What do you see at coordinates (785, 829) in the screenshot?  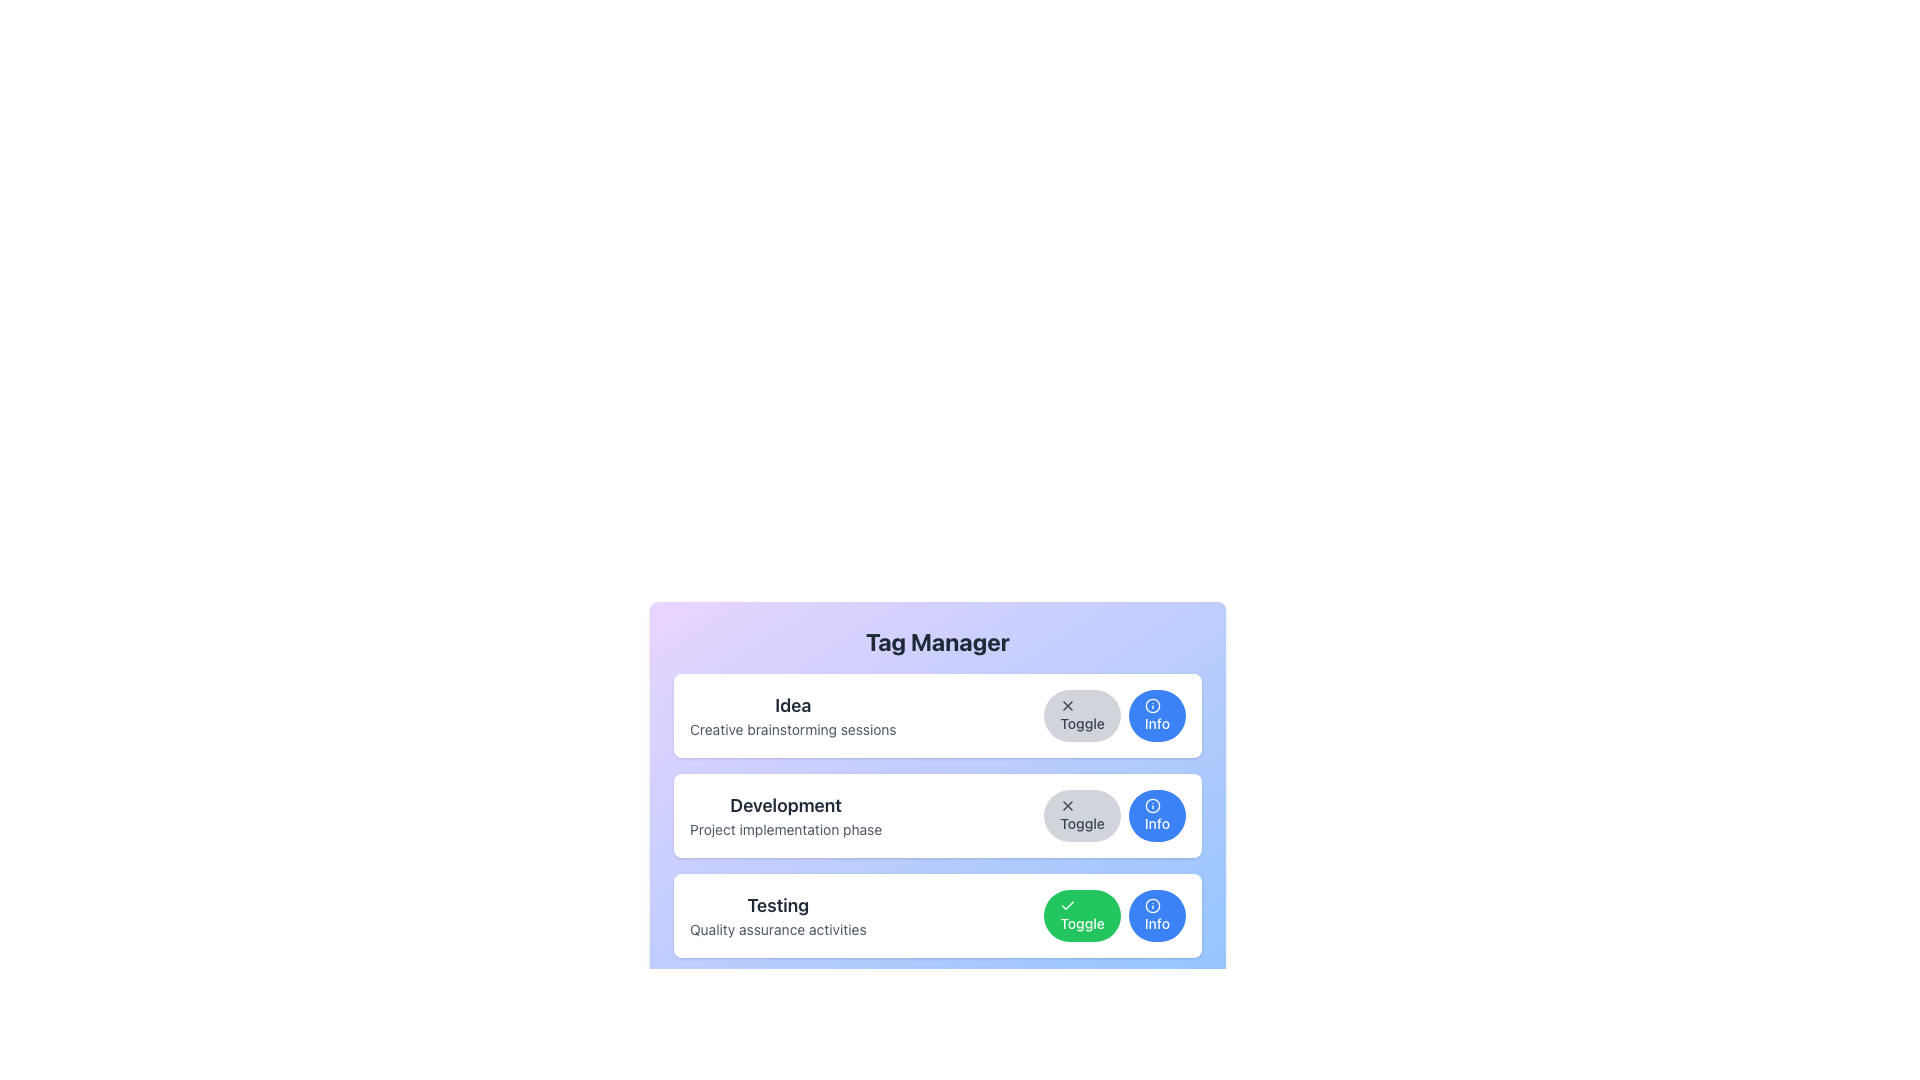 I see `the static text label that provides additional details about the 'Development' stage, located beneath the 'Development' heading in the second card of a vertically stacked list` at bounding box center [785, 829].